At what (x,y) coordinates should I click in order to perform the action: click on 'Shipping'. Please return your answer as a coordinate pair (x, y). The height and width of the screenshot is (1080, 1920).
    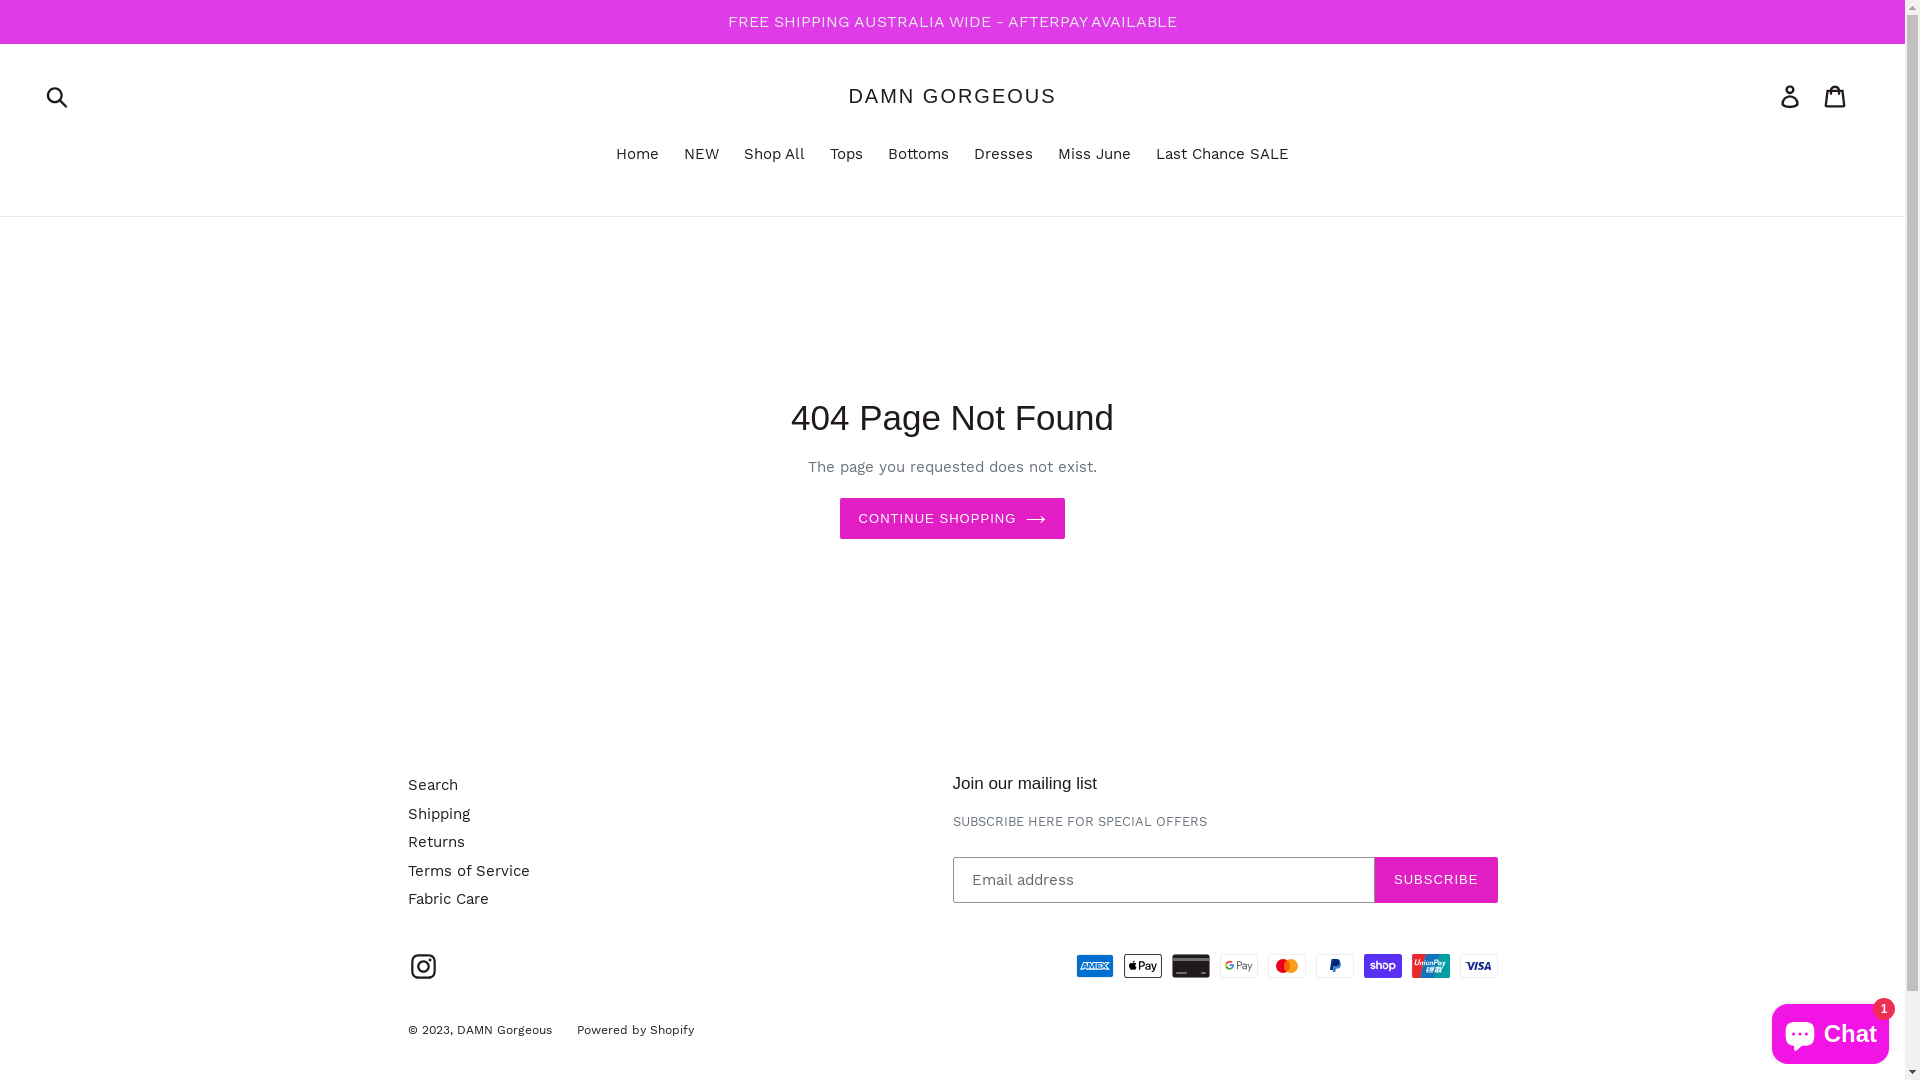
    Looking at the image, I should click on (407, 813).